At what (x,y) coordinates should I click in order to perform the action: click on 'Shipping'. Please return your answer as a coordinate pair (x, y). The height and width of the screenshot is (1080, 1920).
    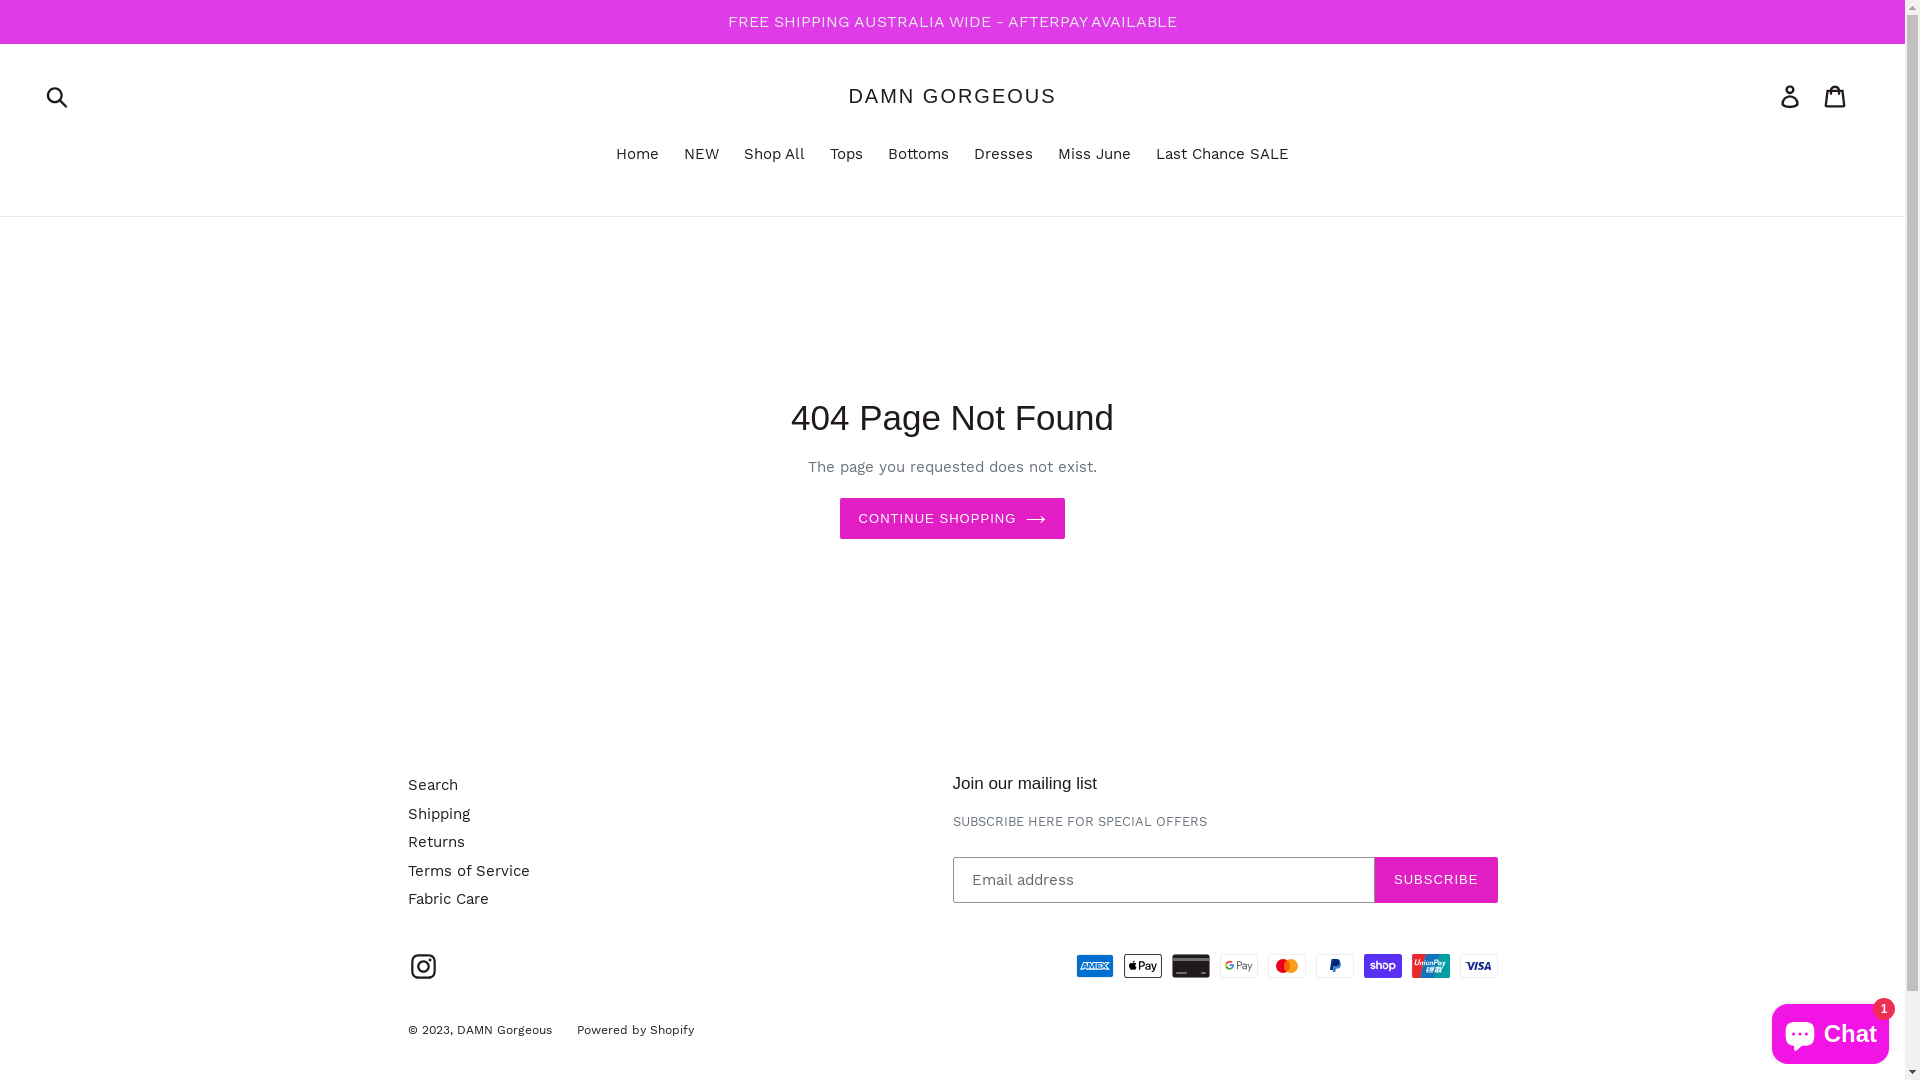
    Looking at the image, I should click on (407, 813).